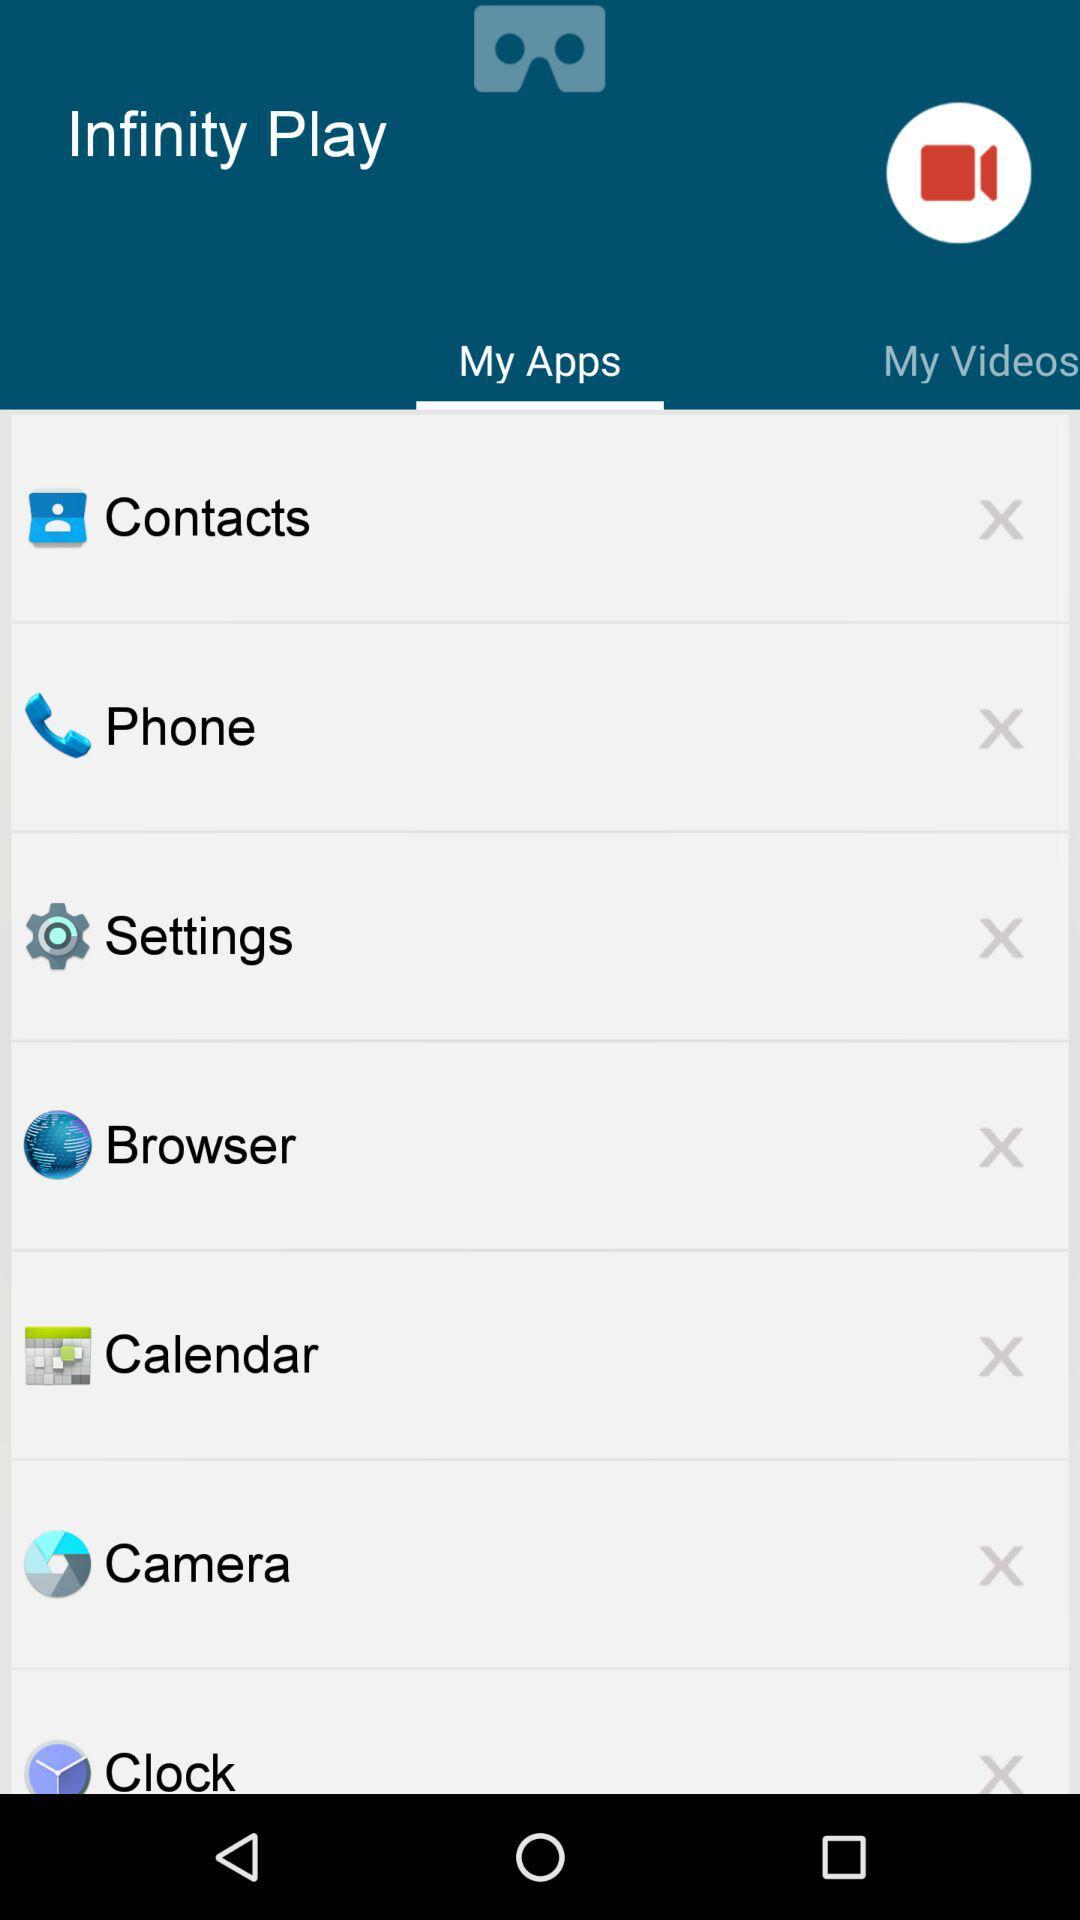  I want to click on open the clock app, so click(56, 1765).